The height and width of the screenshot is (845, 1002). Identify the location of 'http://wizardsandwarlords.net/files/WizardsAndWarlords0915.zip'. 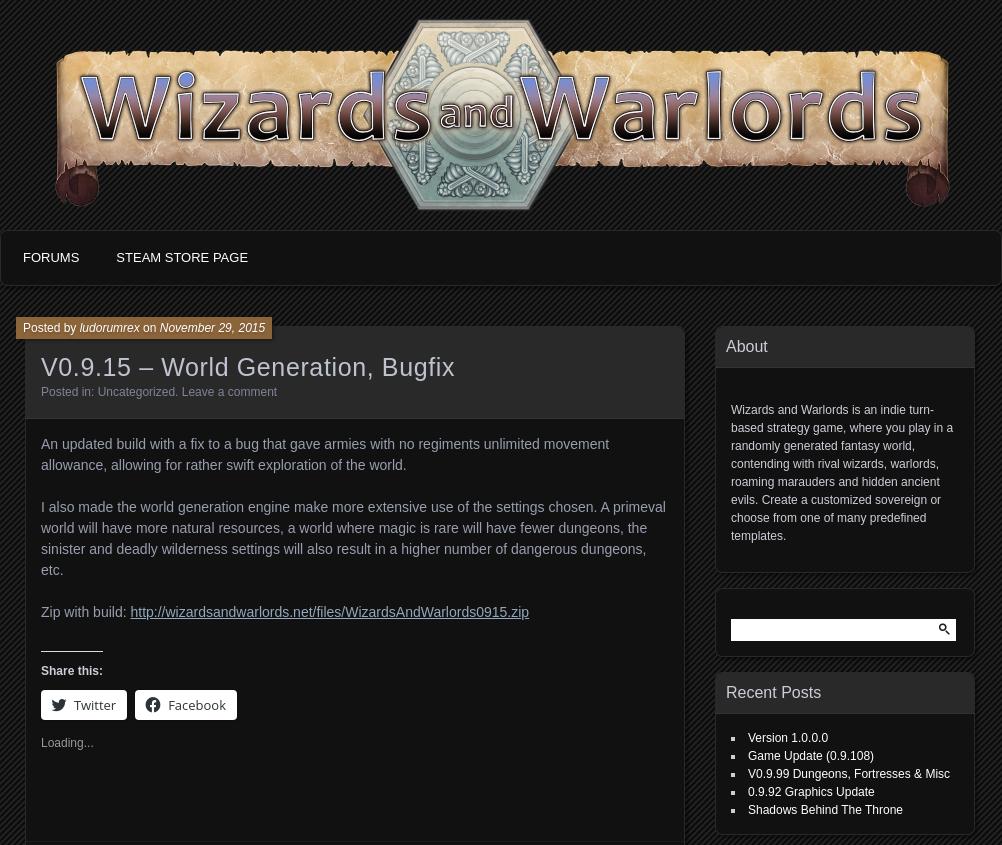
(328, 612).